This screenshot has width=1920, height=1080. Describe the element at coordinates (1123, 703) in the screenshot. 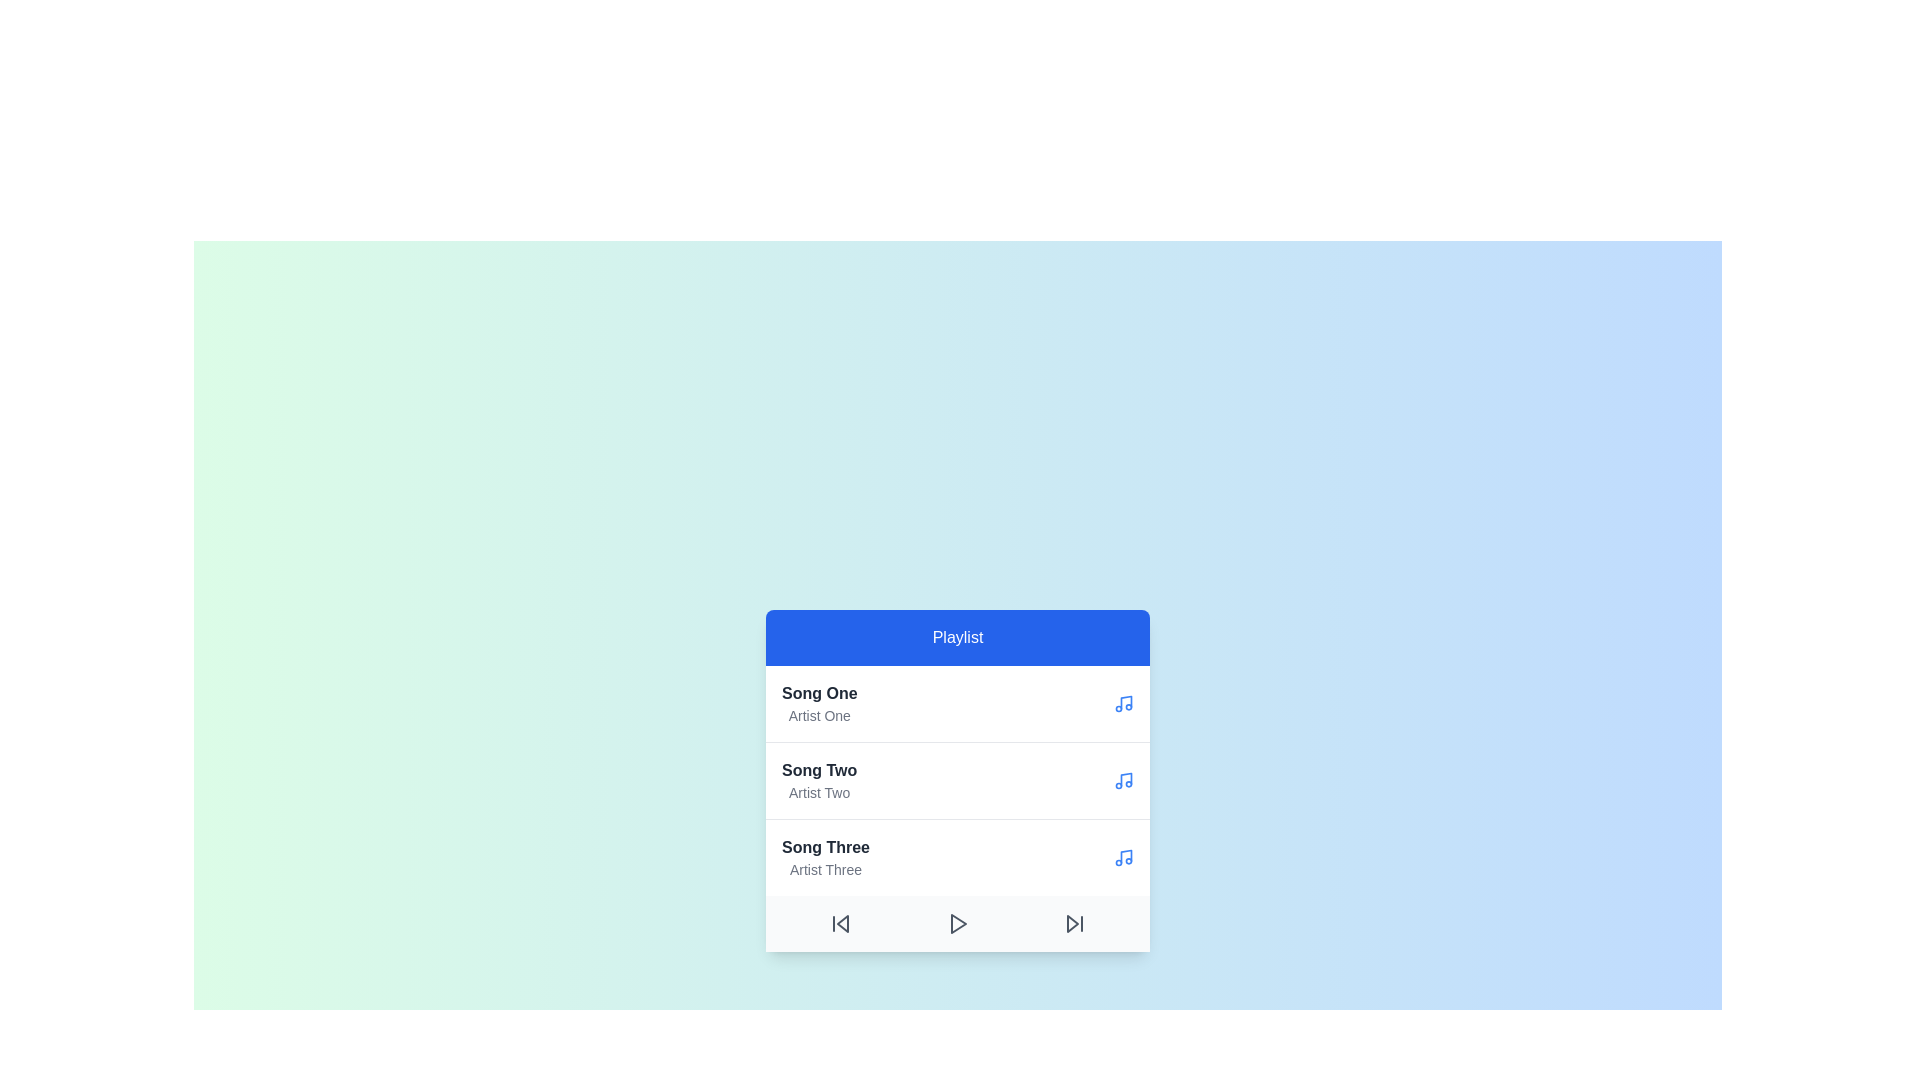

I see `the music icon beside the song Song One` at that location.